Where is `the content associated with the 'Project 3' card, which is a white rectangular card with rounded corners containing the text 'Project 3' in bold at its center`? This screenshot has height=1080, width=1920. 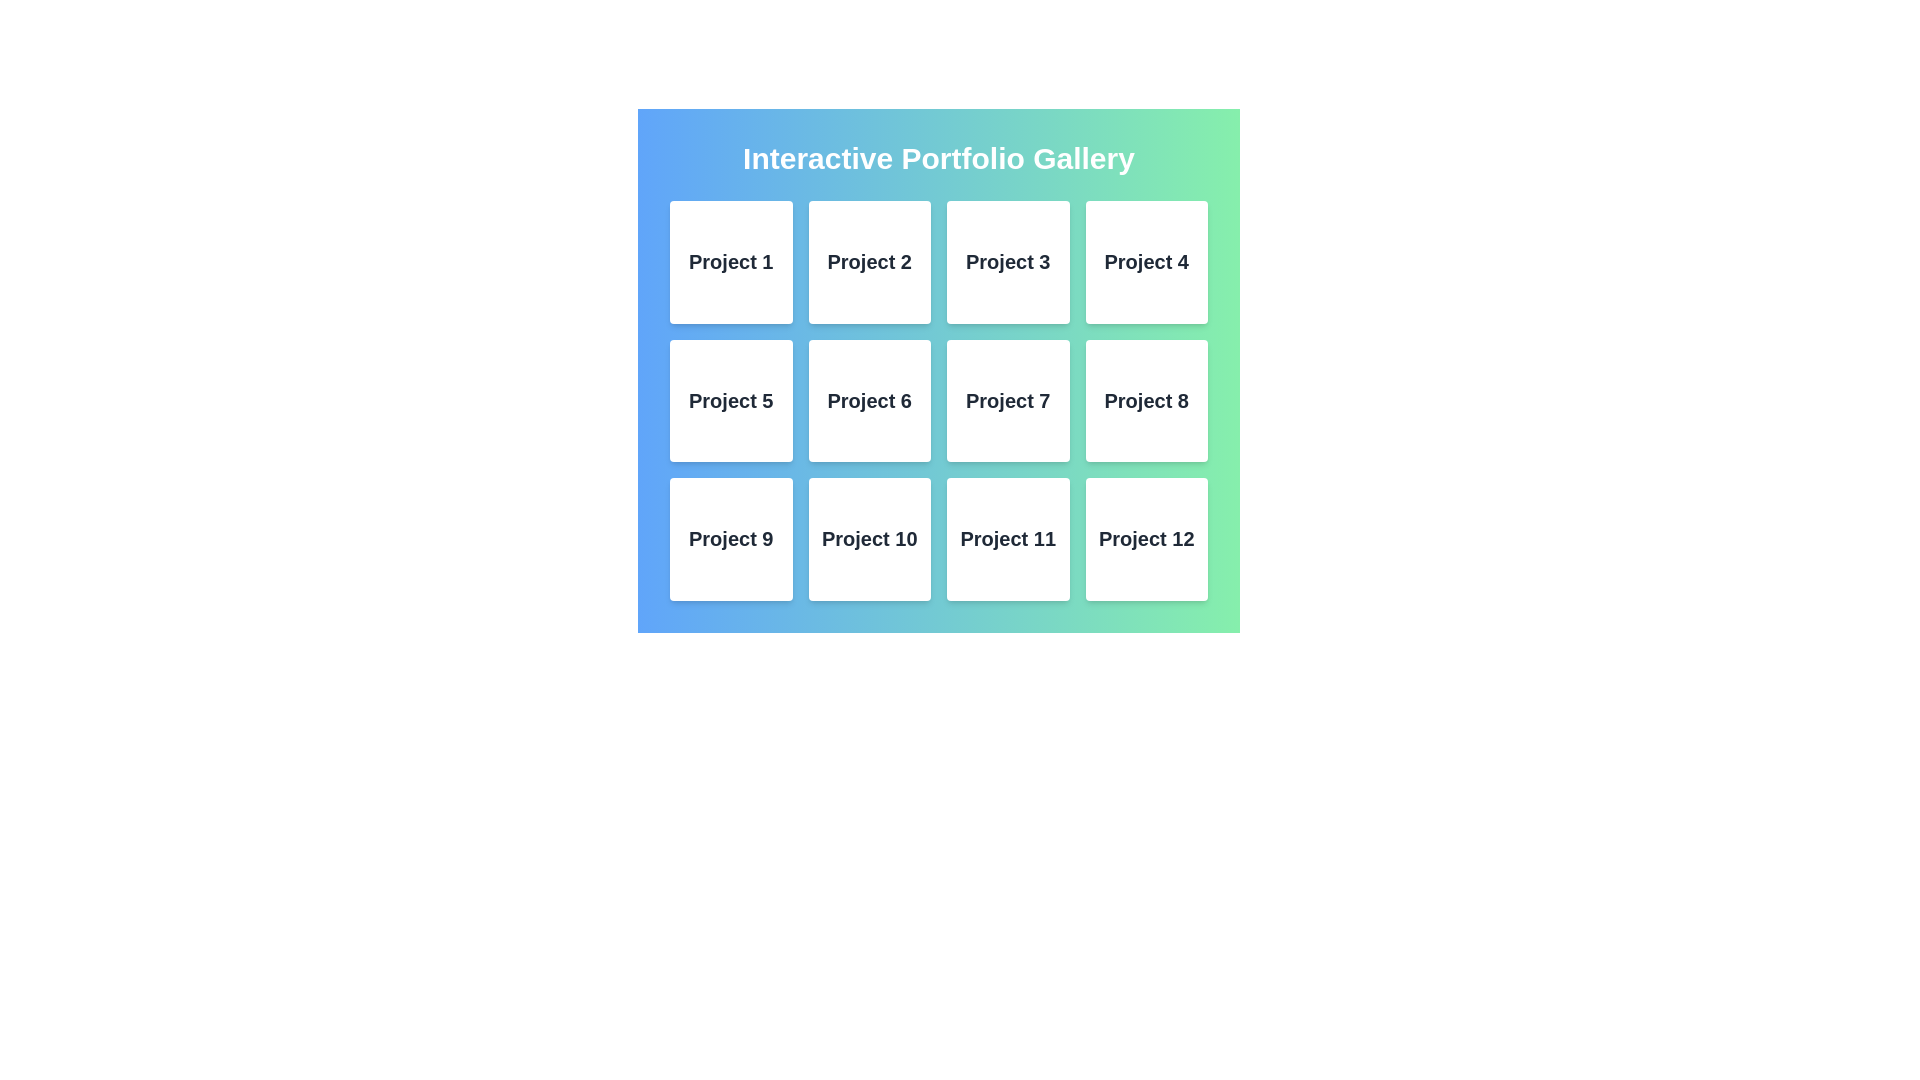
the content associated with the 'Project 3' card, which is a white rectangular card with rounded corners containing the text 'Project 3' in bold at its center is located at coordinates (1008, 261).